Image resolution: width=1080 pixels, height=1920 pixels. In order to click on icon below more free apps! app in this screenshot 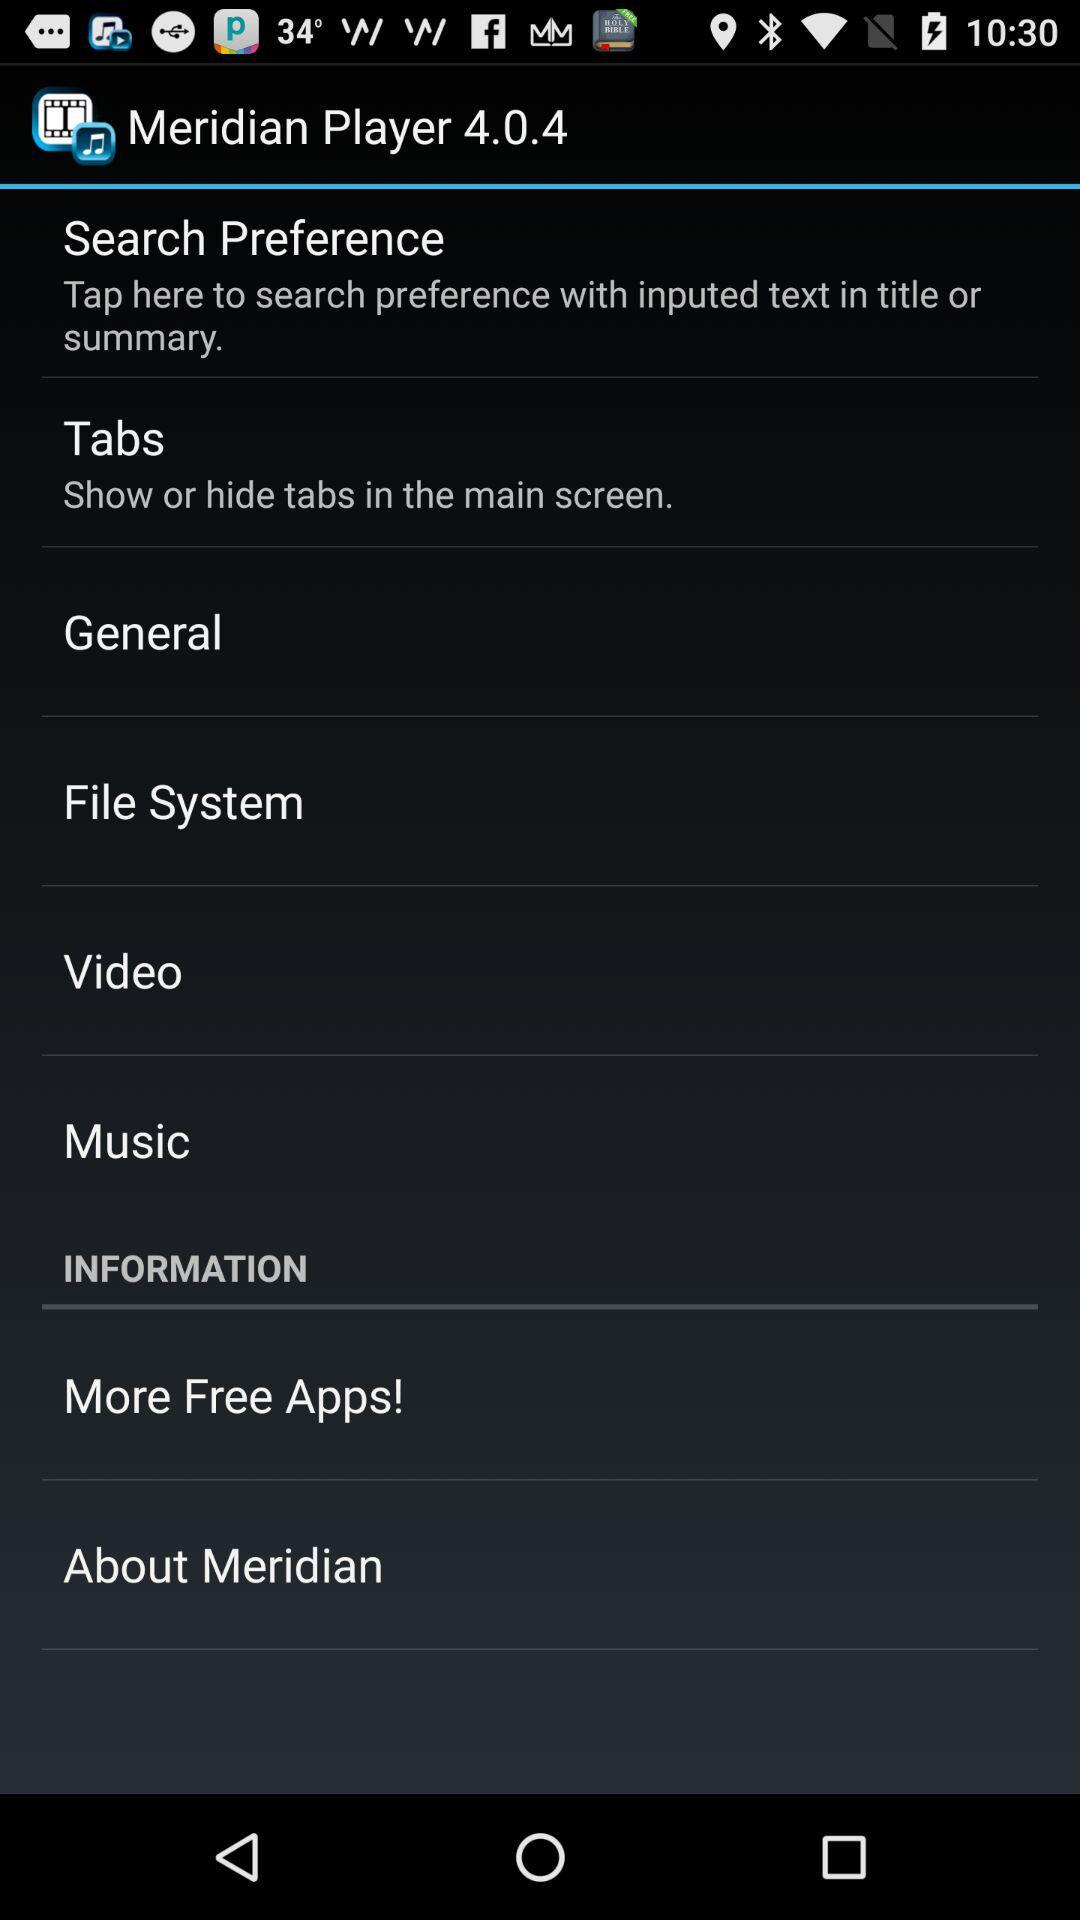, I will do `click(223, 1563)`.